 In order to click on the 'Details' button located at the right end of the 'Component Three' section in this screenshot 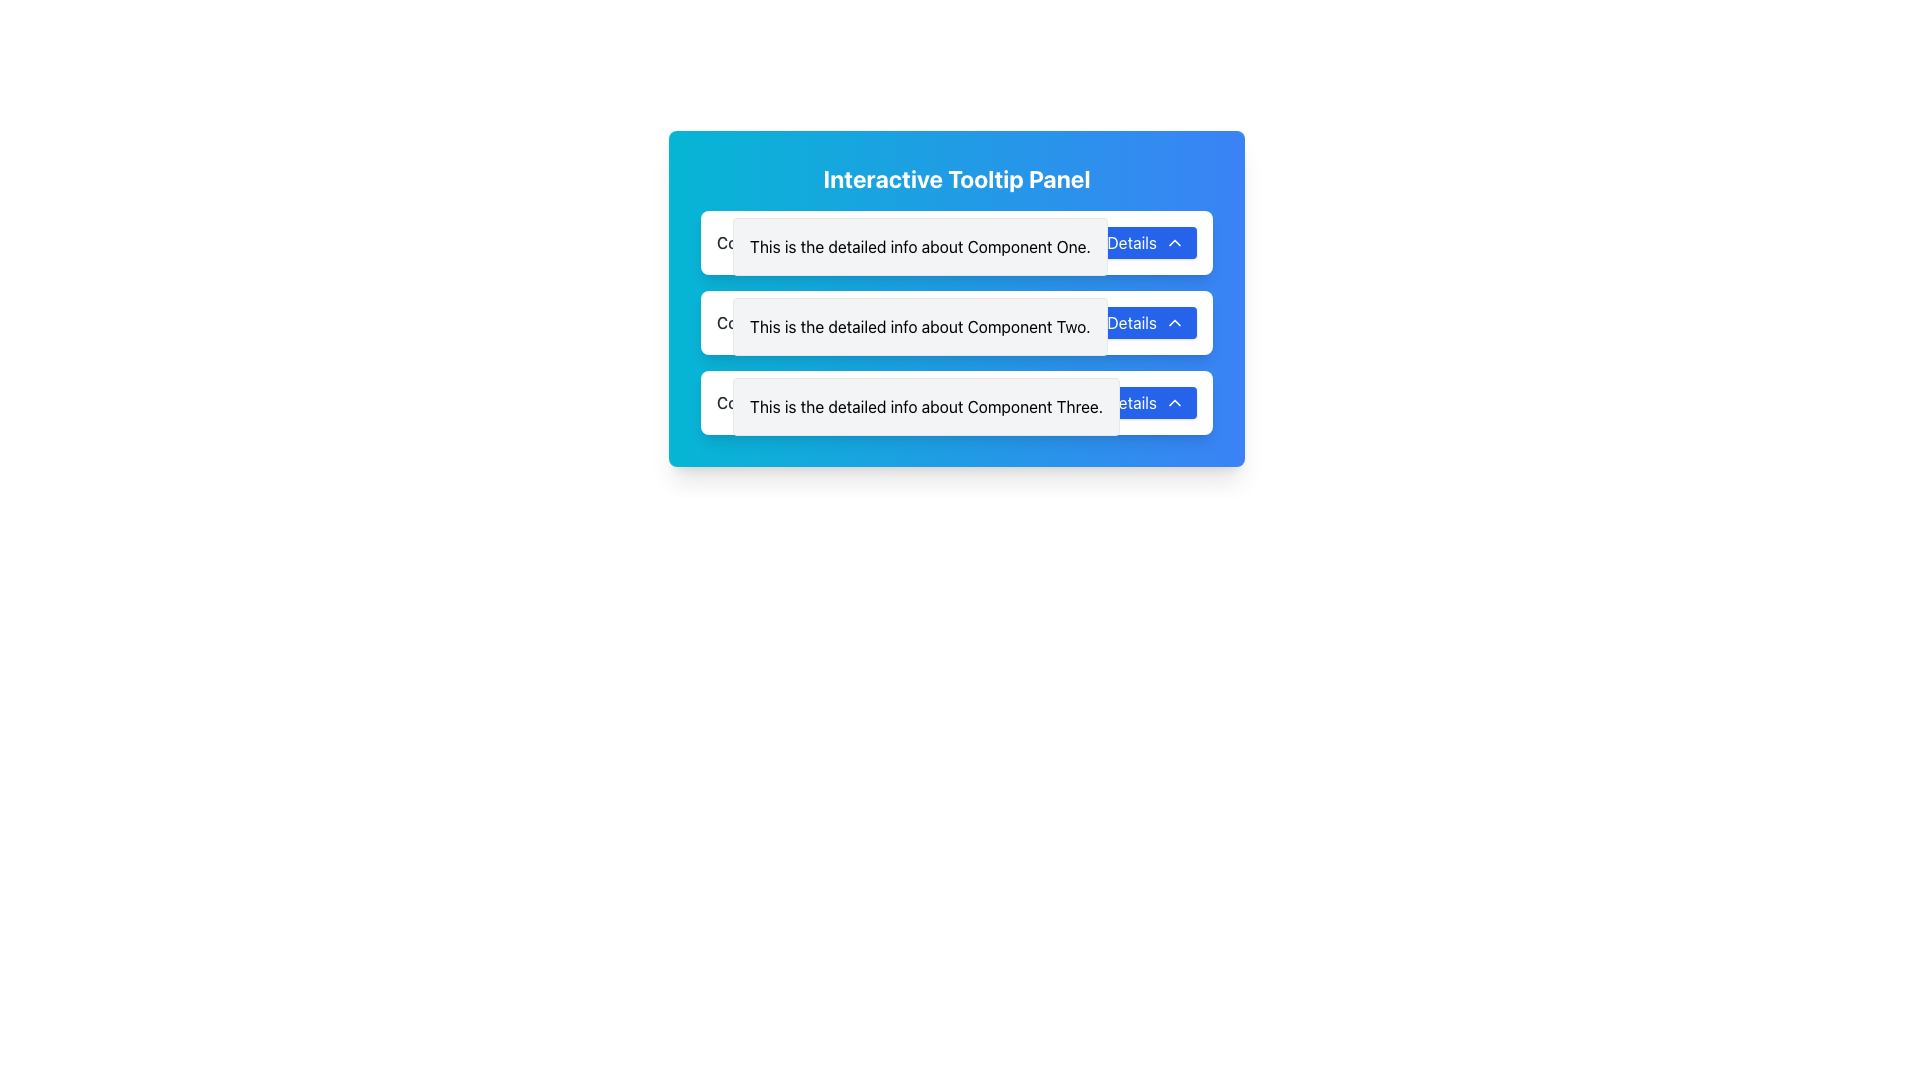, I will do `click(1146, 402)`.